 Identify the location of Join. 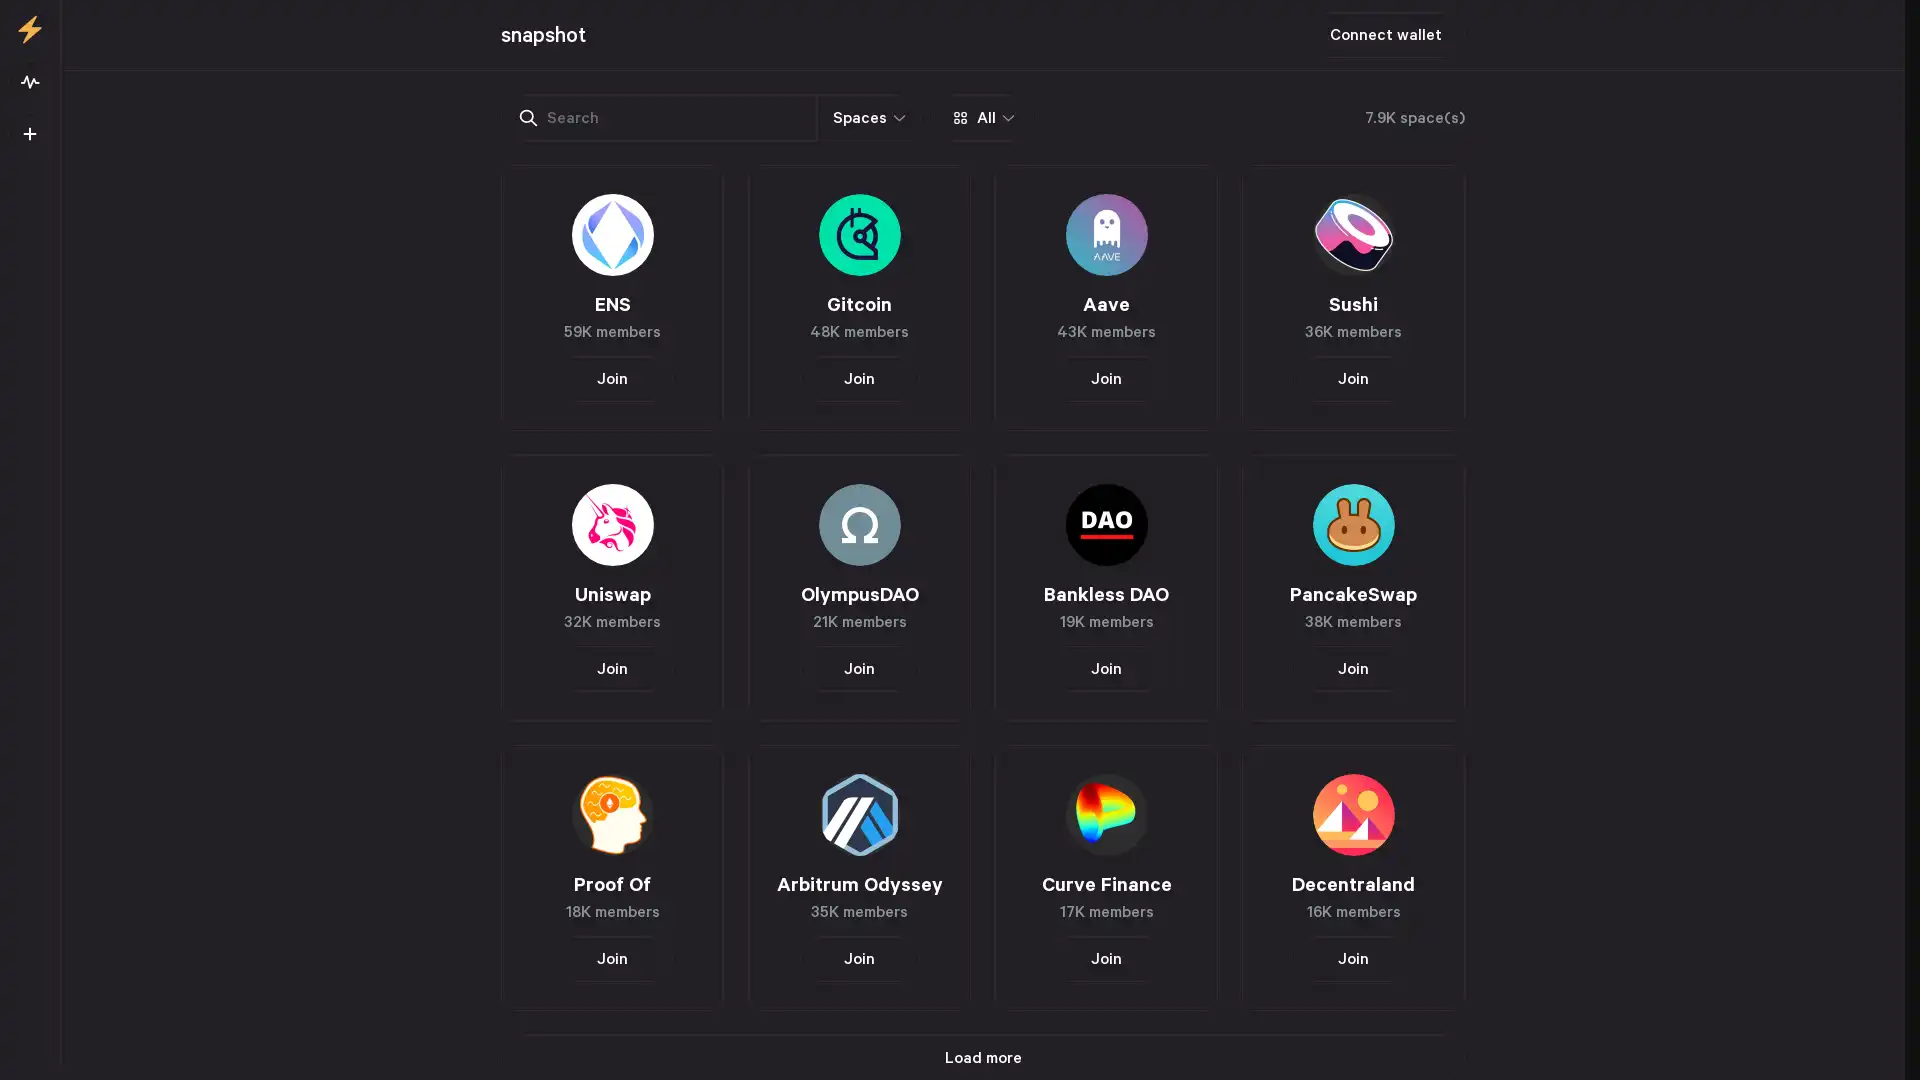
(859, 958).